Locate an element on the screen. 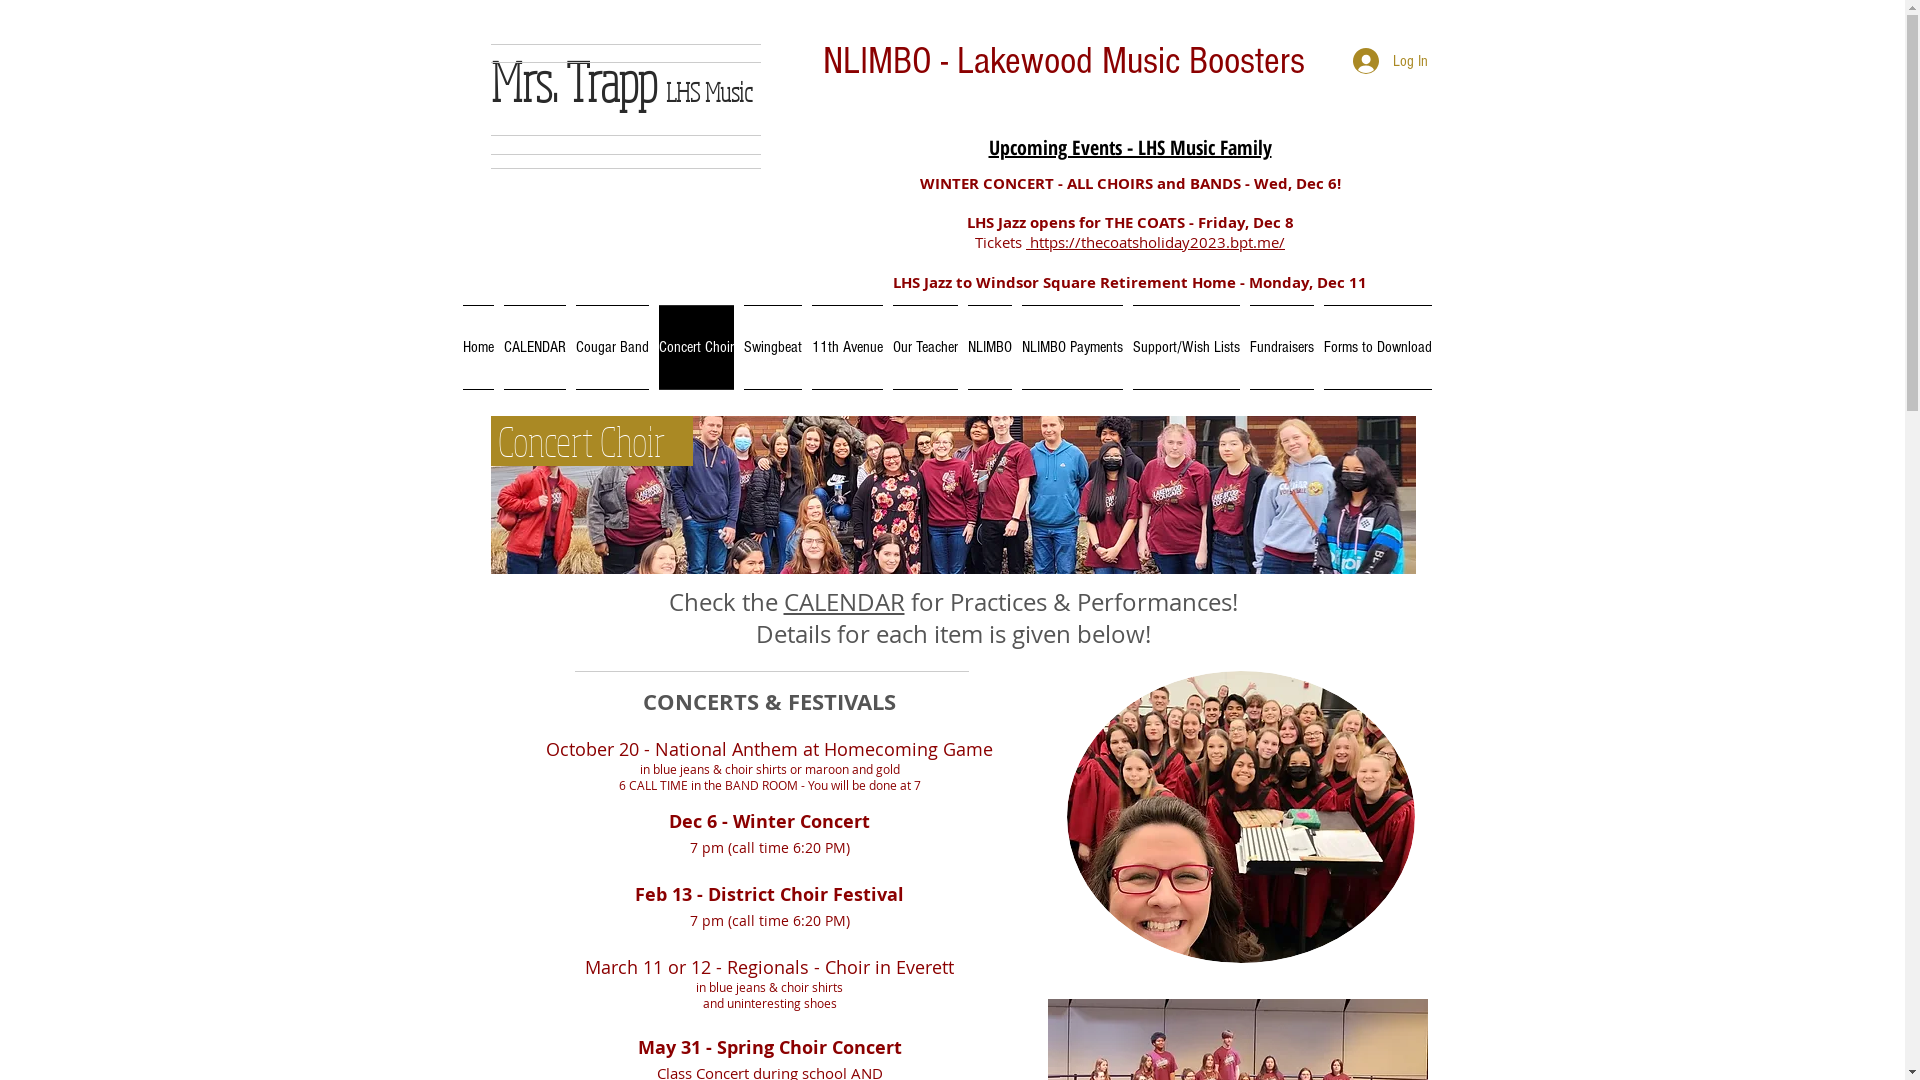  'Our Teacher' is located at coordinates (924, 346).